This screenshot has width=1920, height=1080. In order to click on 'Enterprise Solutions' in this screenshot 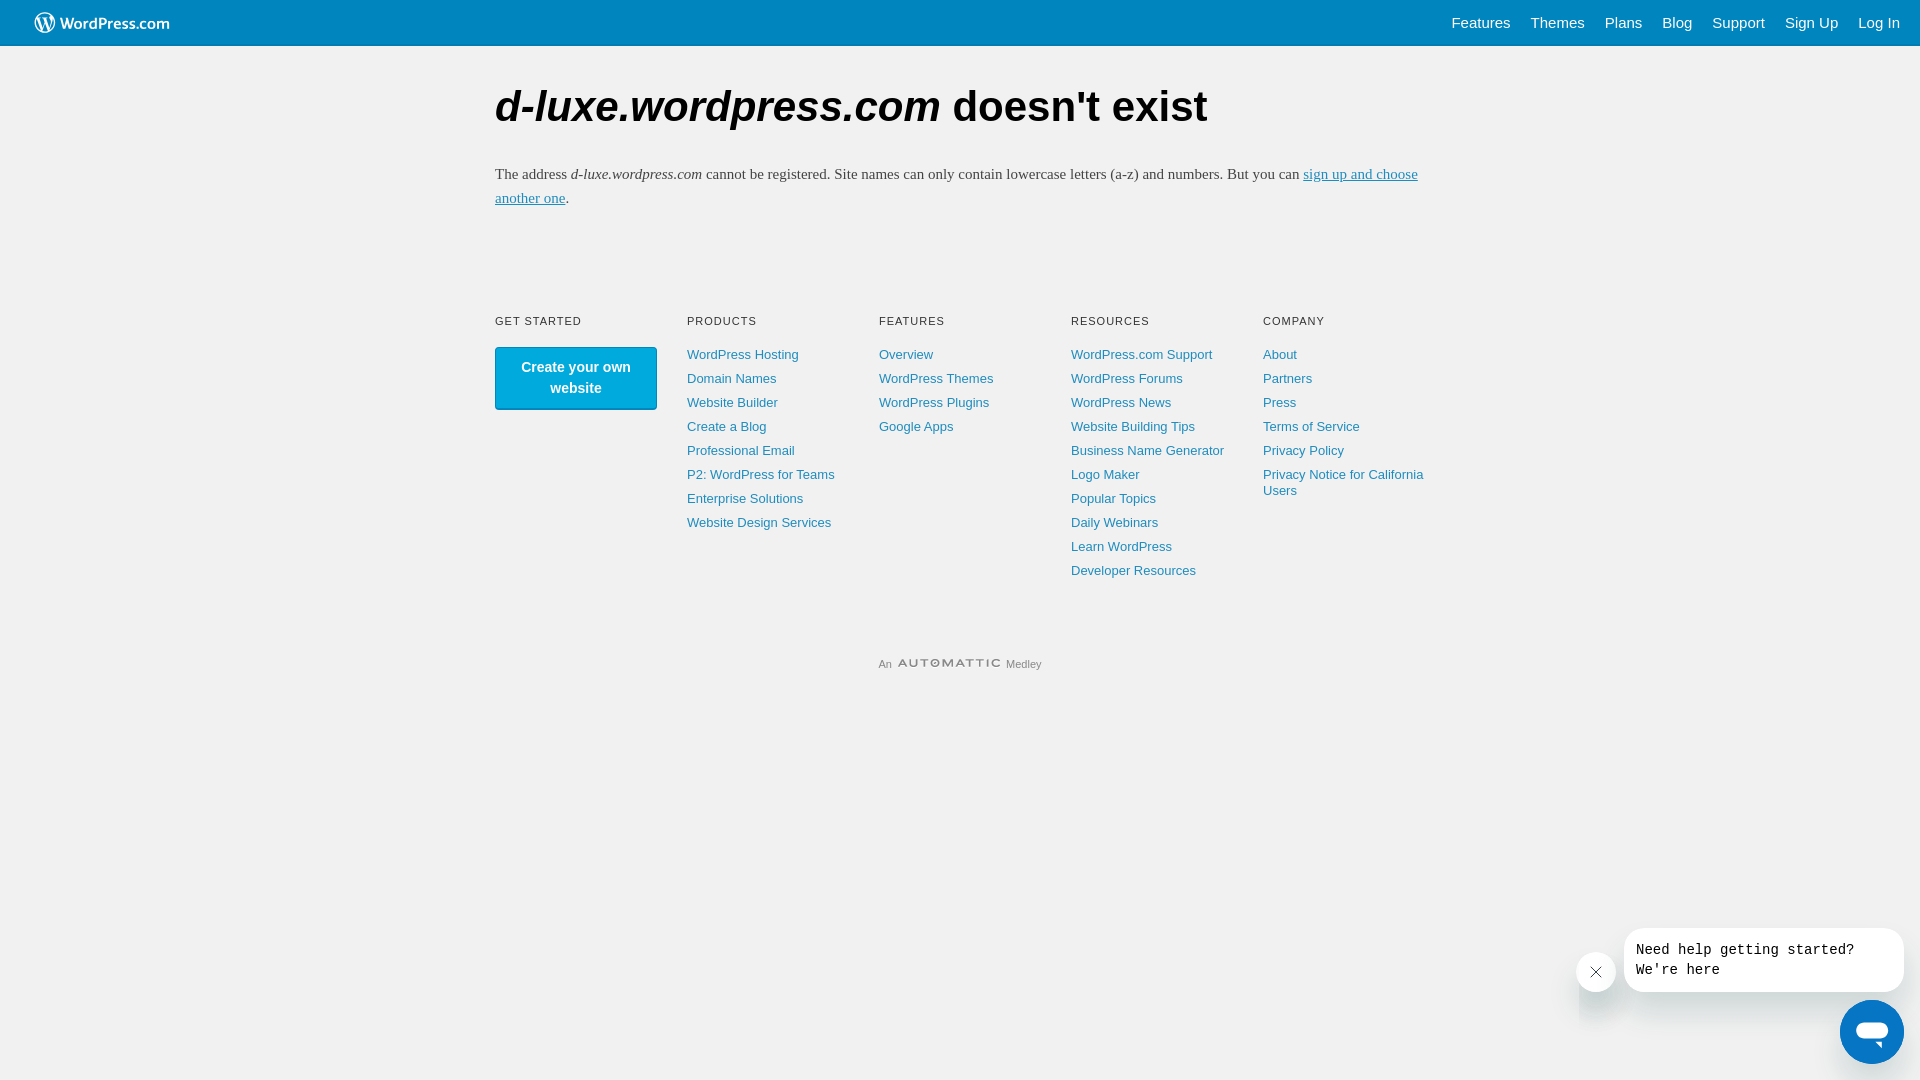, I will do `click(743, 497)`.